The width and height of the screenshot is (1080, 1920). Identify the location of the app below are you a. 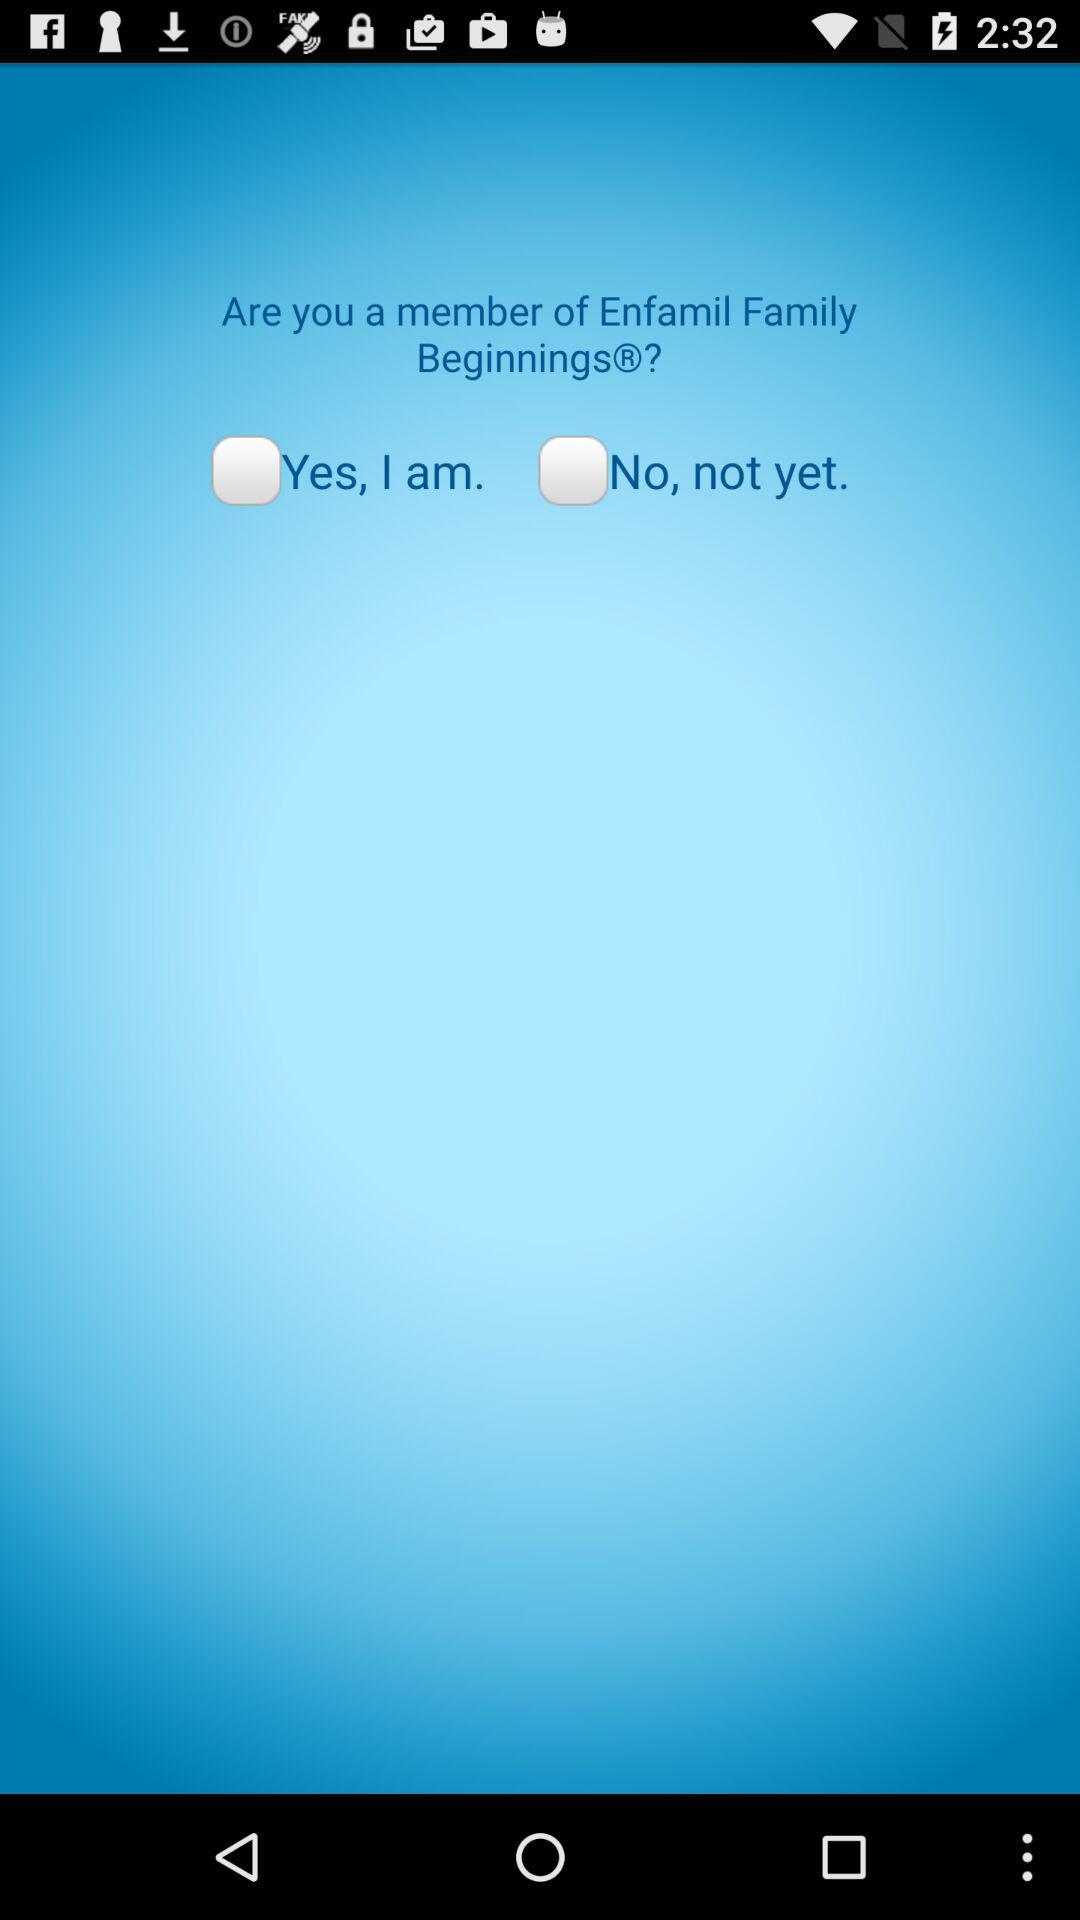
(347, 469).